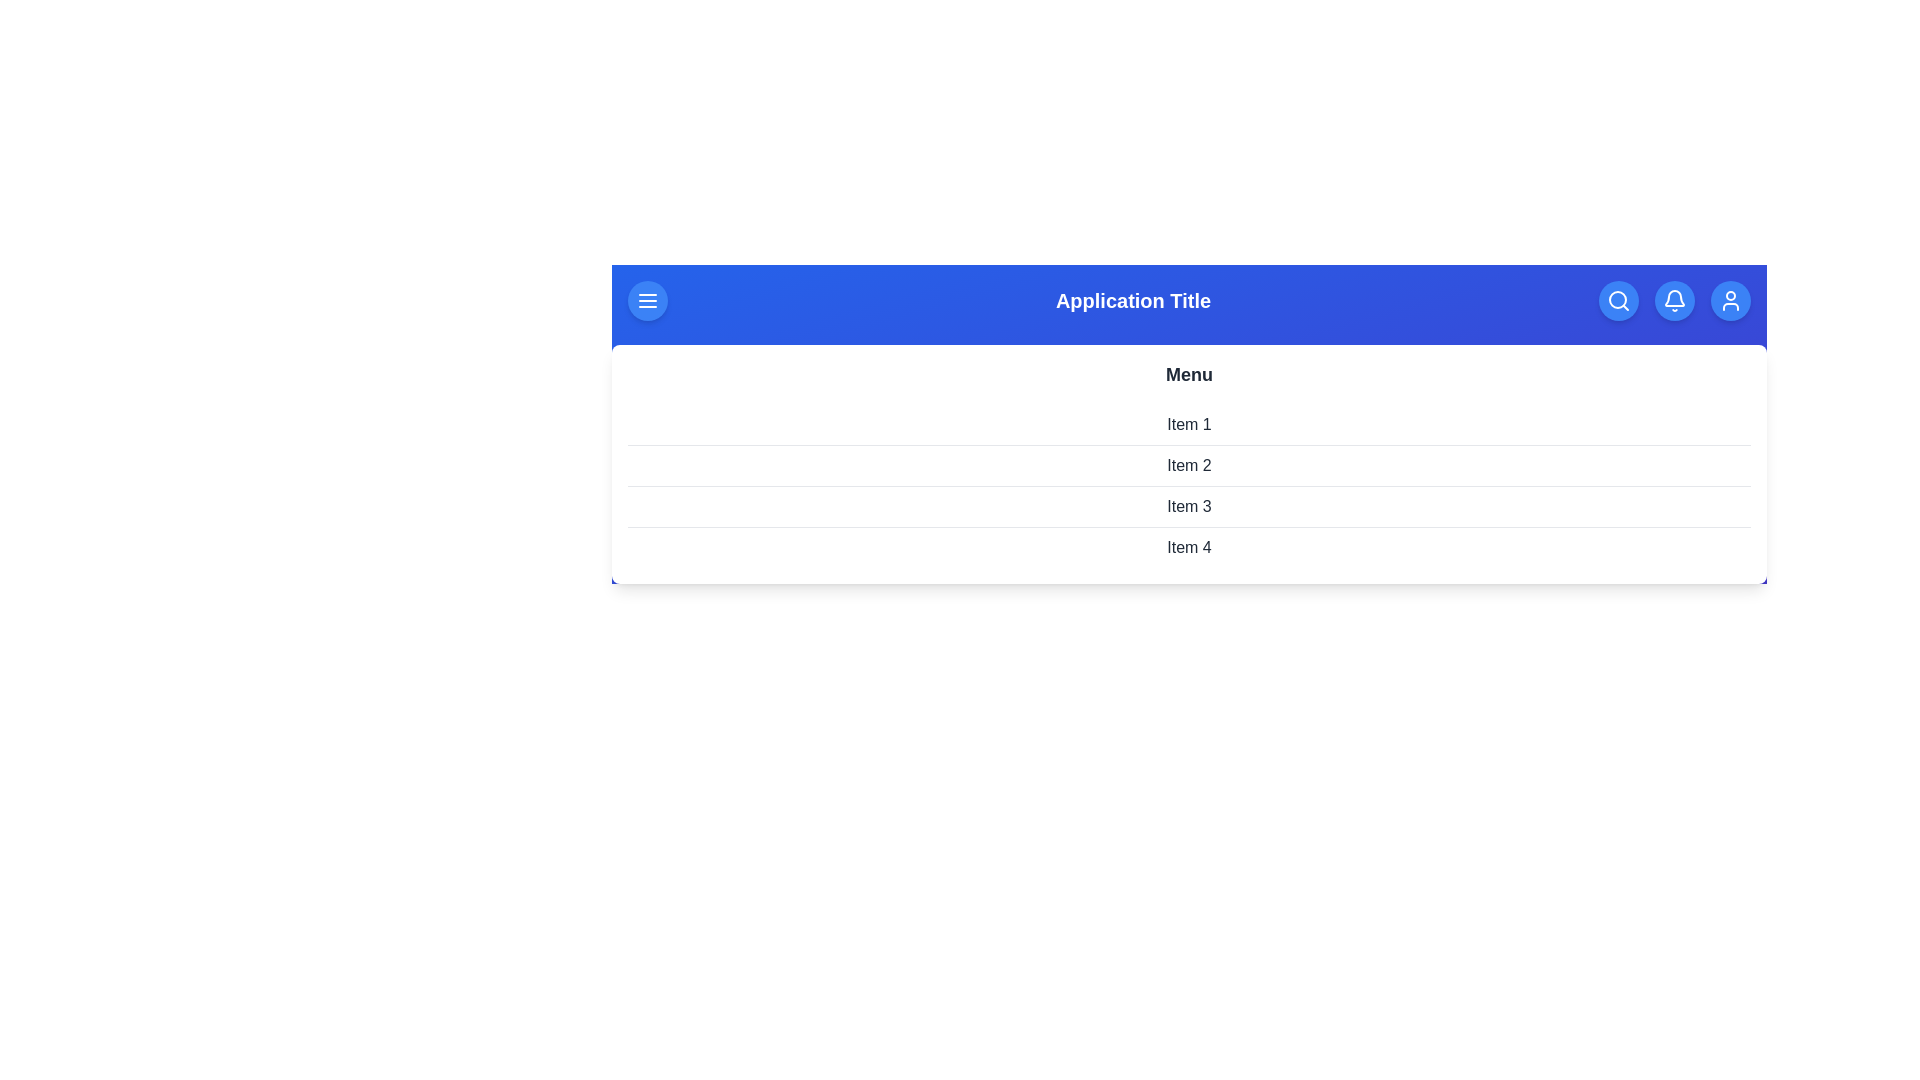  What do you see at coordinates (1730, 300) in the screenshot?
I see `the button labeled User to observe its hover effect` at bounding box center [1730, 300].